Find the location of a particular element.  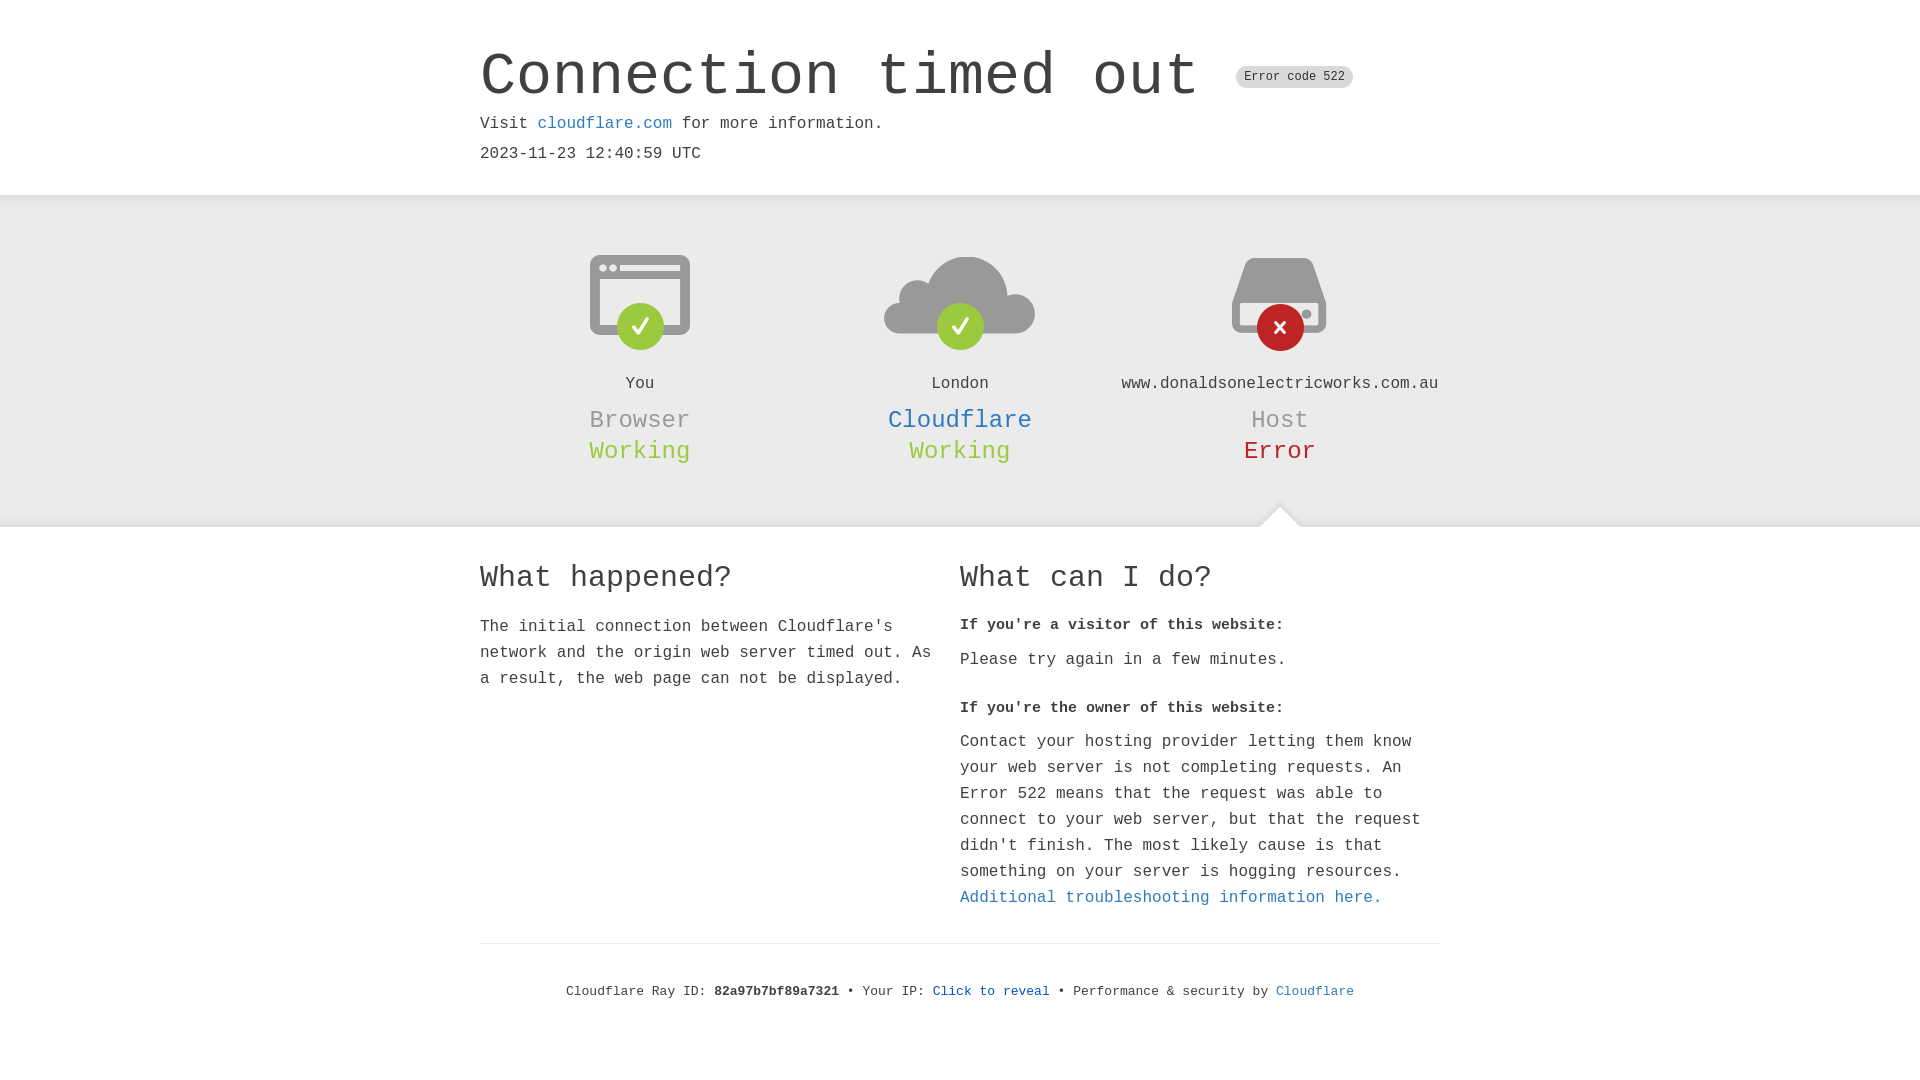

'Cloudflare' is located at coordinates (960, 419).